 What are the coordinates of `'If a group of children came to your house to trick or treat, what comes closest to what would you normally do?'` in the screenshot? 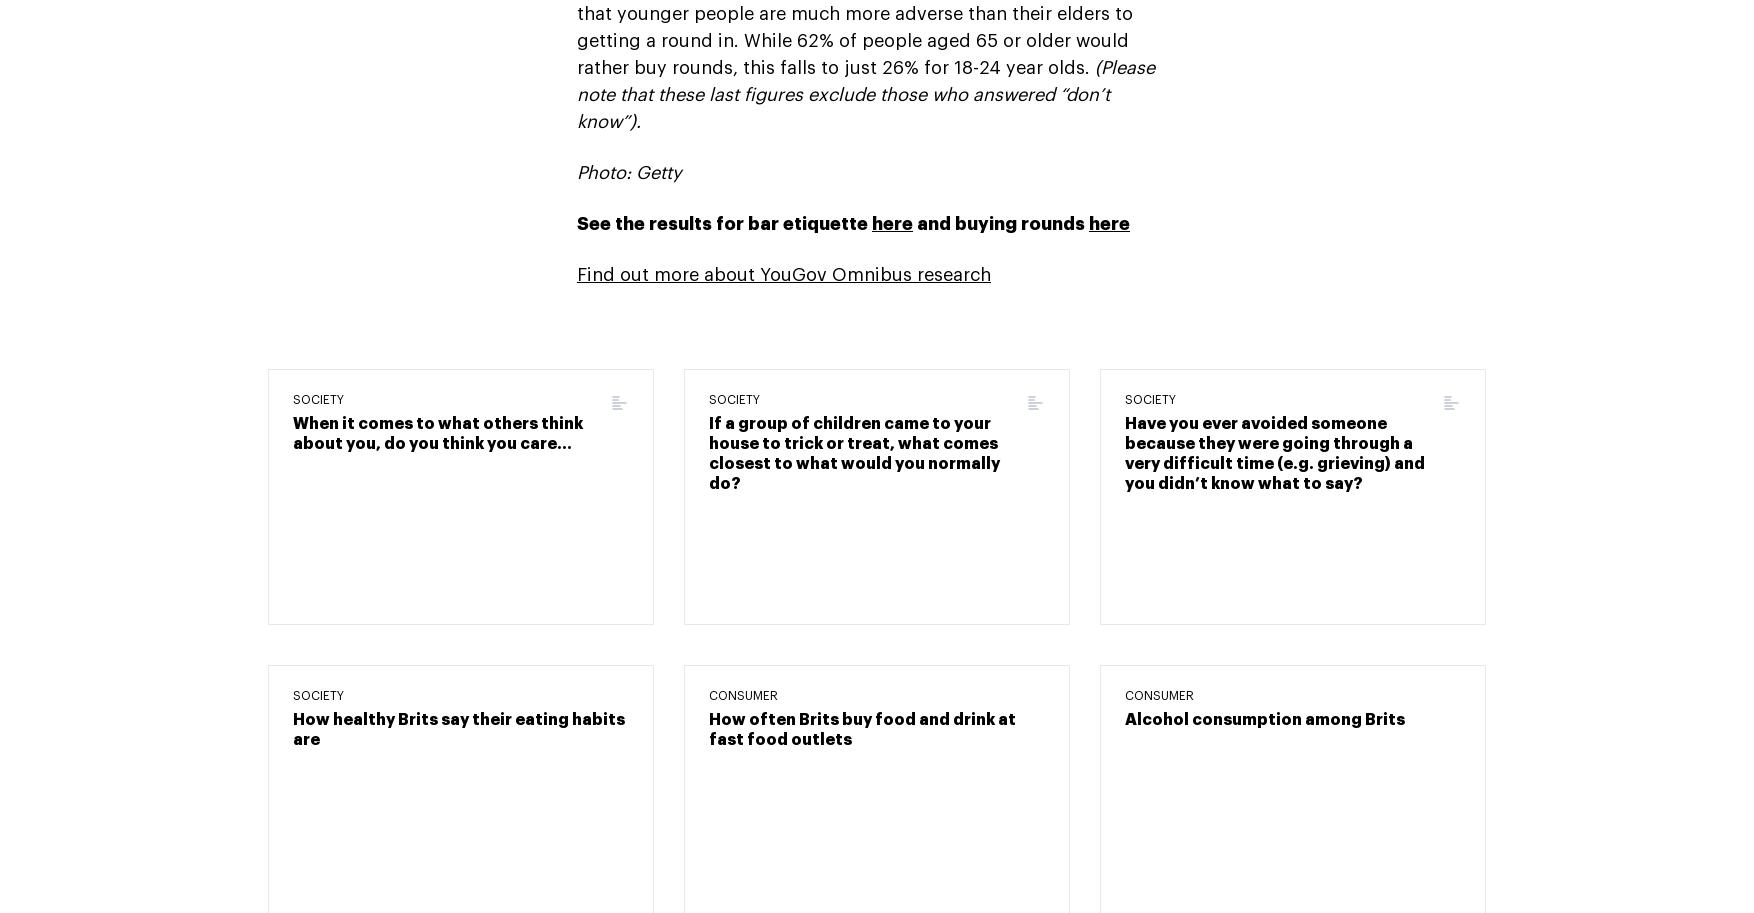 It's located at (853, 453).